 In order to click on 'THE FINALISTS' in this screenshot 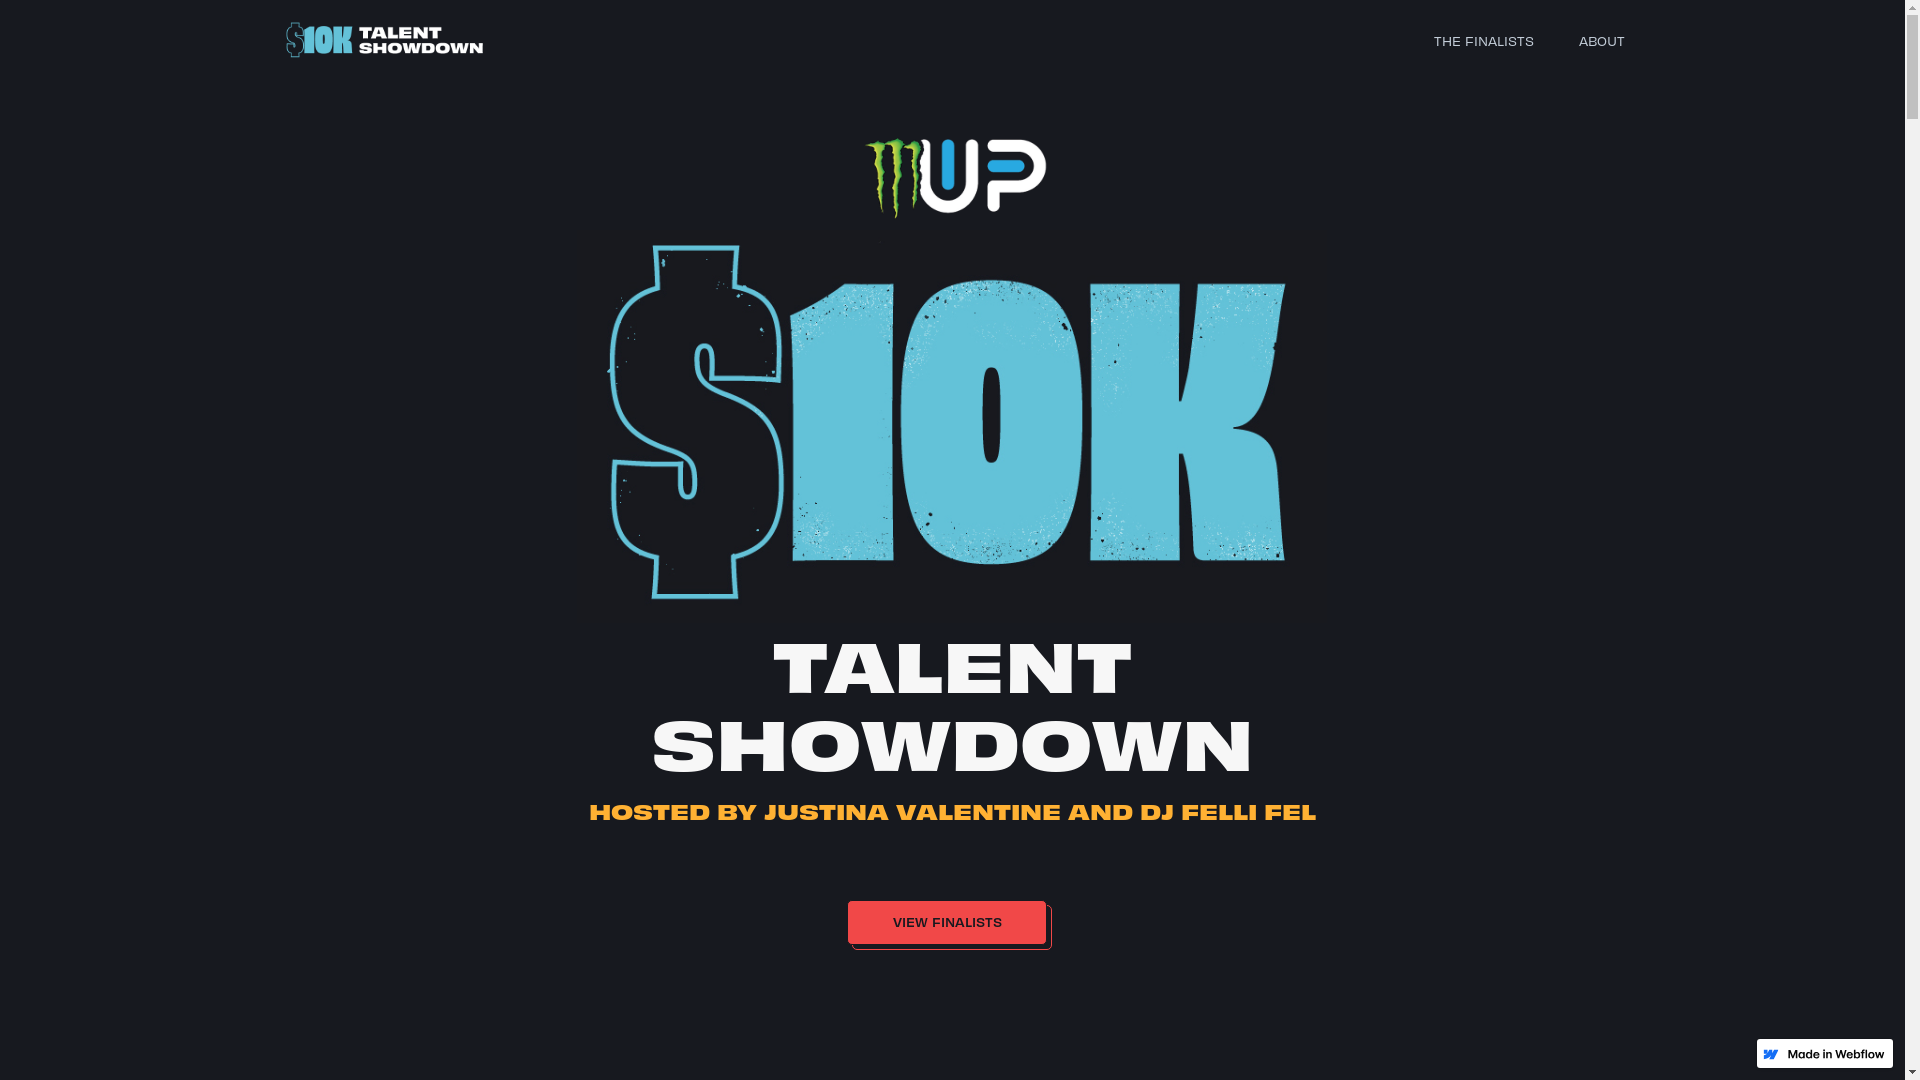, I will do `click(1483, 39)`.